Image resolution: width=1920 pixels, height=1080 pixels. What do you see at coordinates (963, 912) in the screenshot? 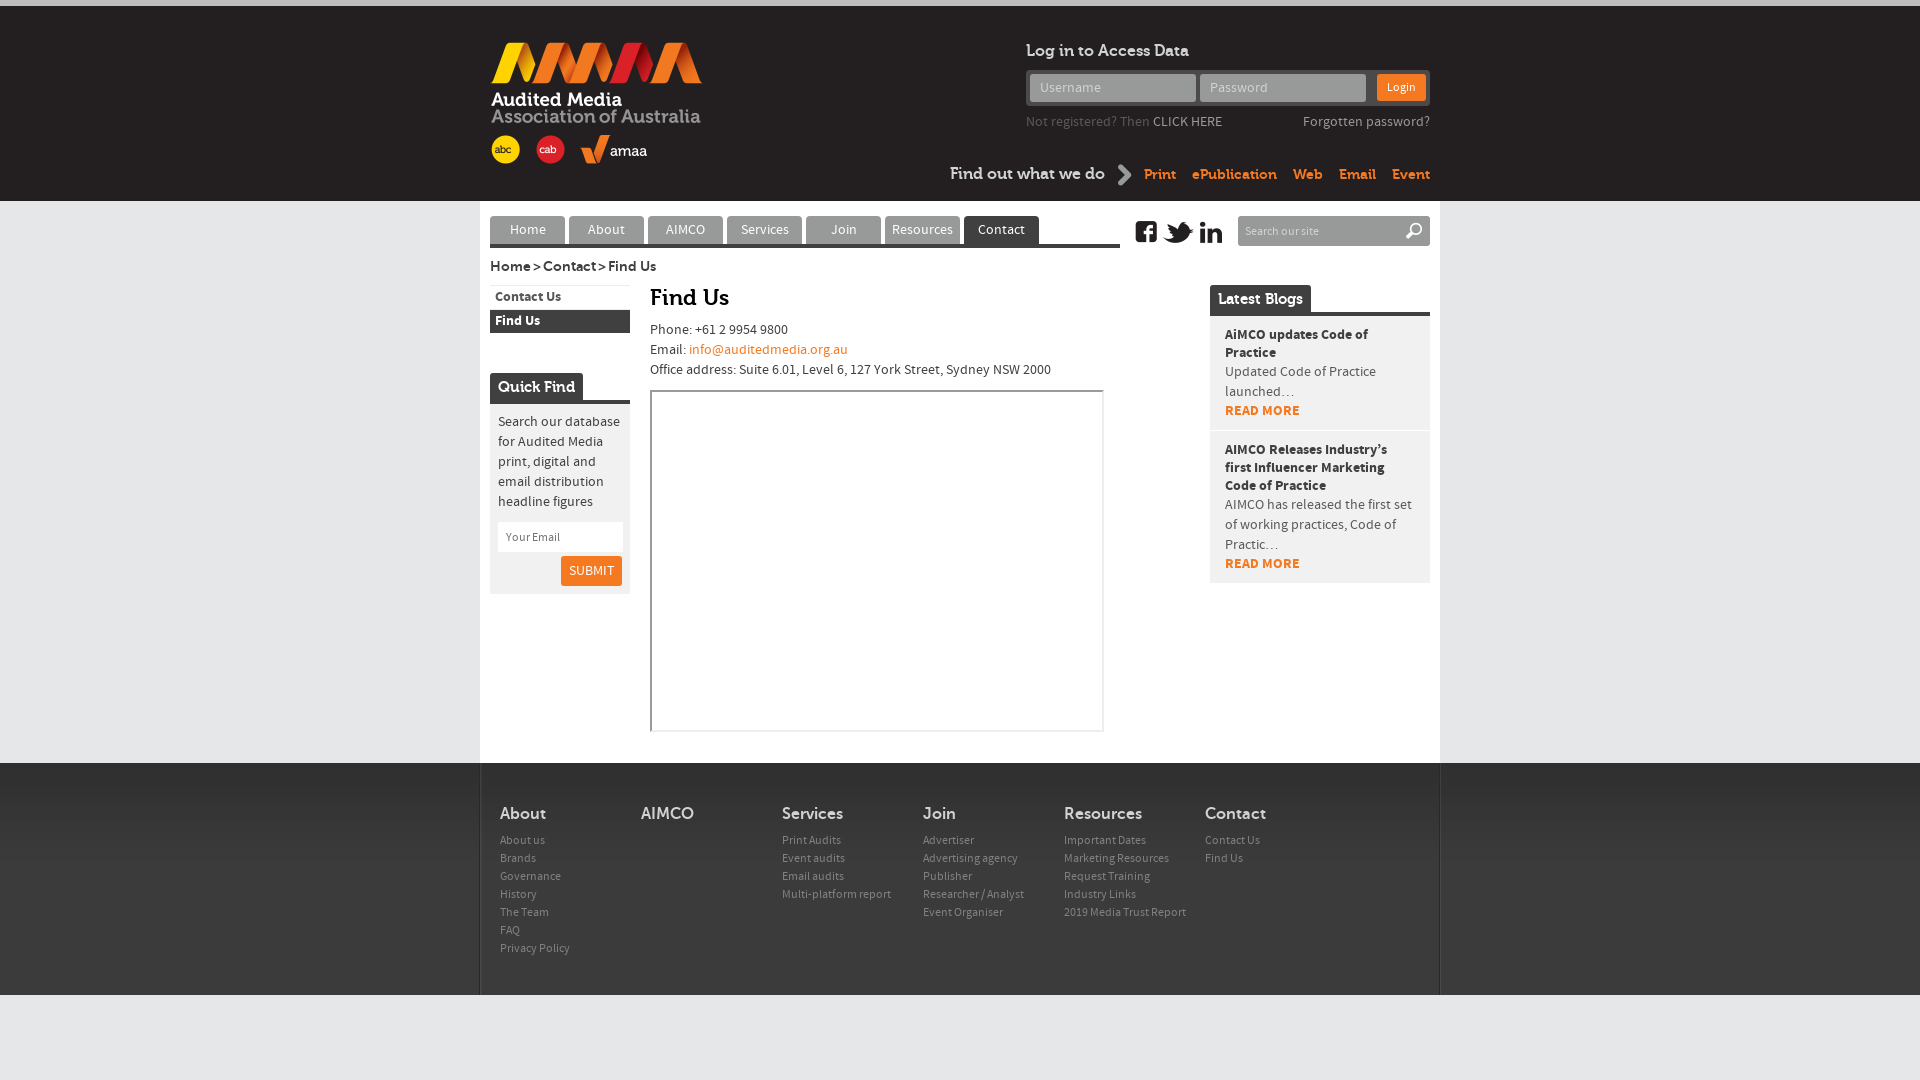
I see `'Event Organiser'` at bounding box center [963, 912].